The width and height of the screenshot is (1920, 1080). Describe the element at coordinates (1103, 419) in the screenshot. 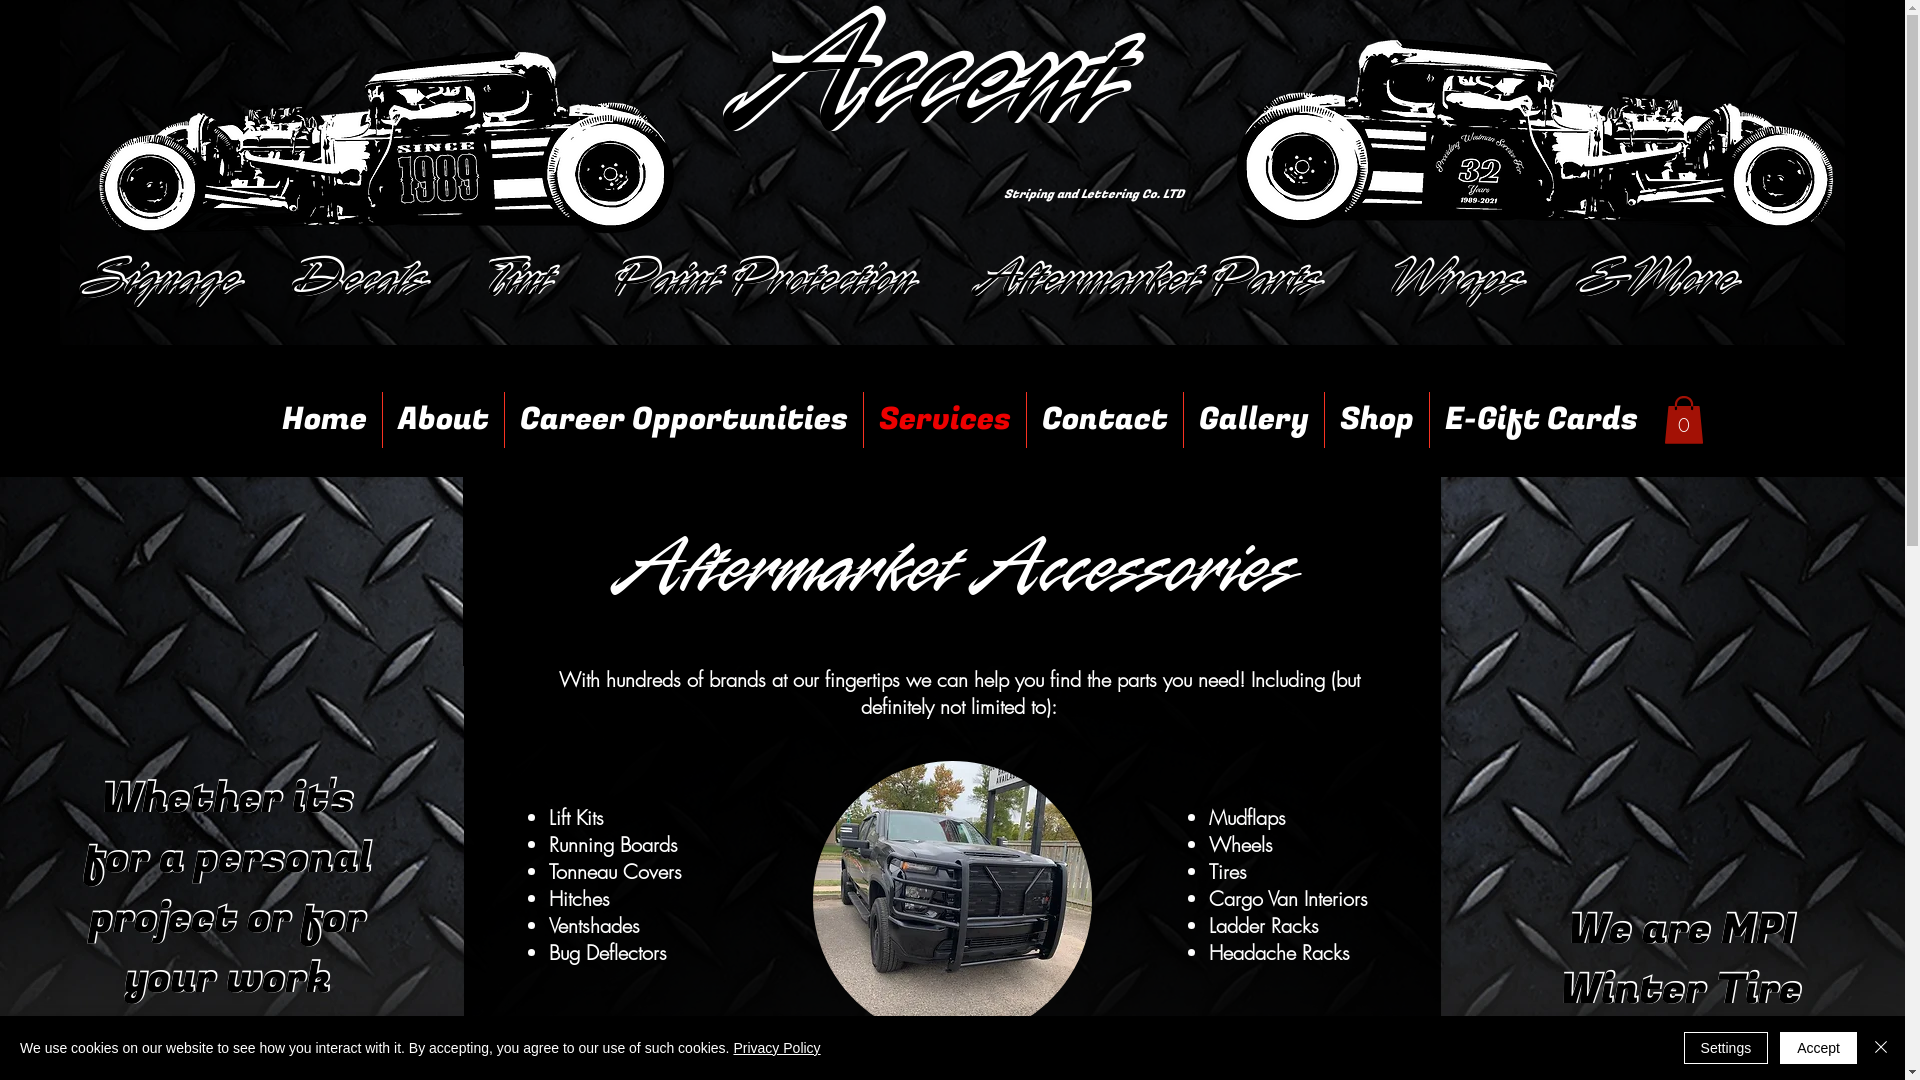

I see `'Contact'` at that location.